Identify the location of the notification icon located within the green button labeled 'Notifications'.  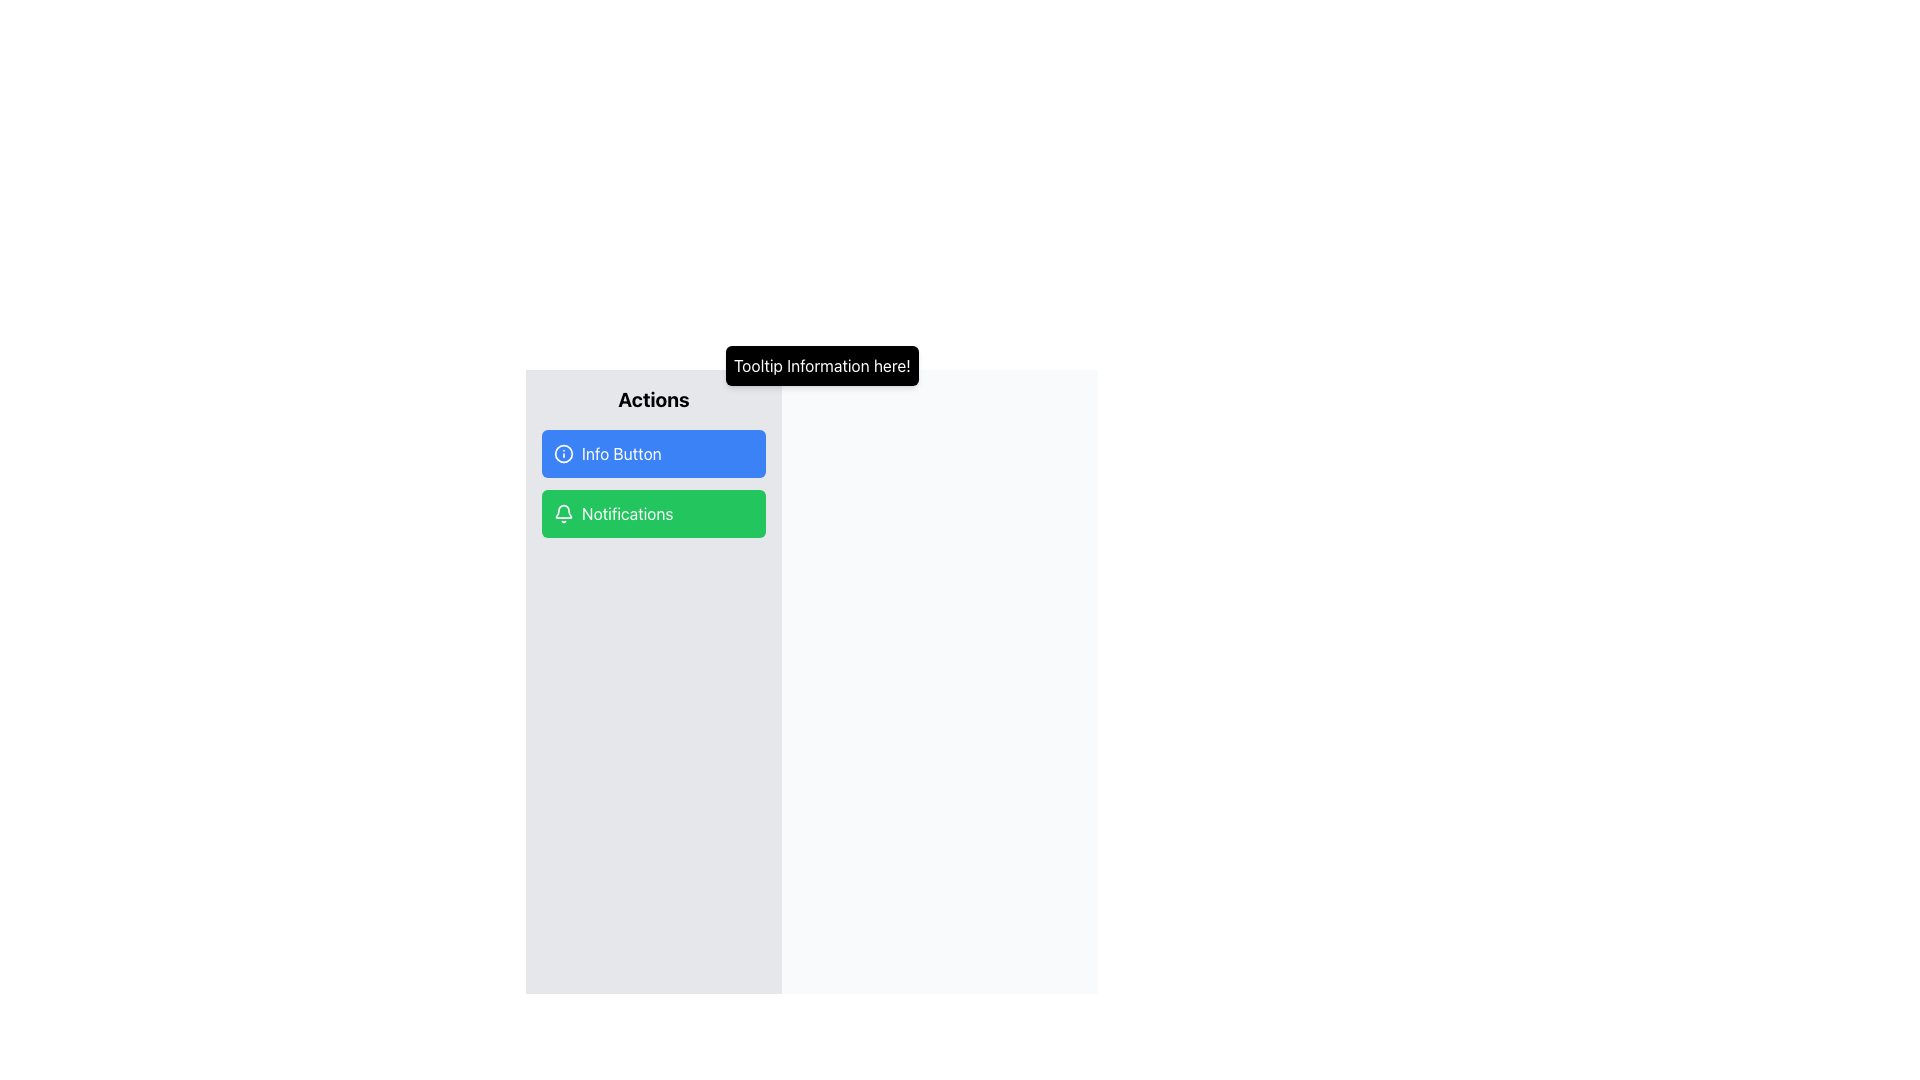
(563, 510).